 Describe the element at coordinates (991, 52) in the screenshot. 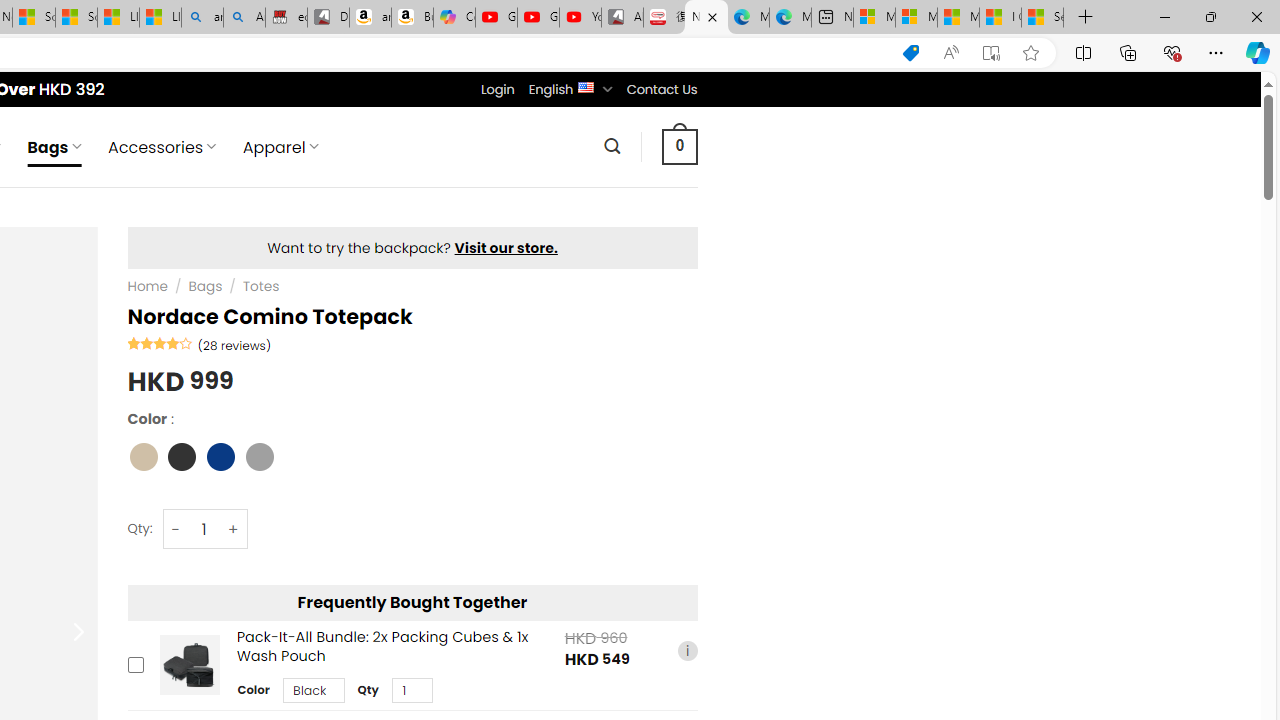

I see `'Enter Immersive Reader (F9)'` at that location.